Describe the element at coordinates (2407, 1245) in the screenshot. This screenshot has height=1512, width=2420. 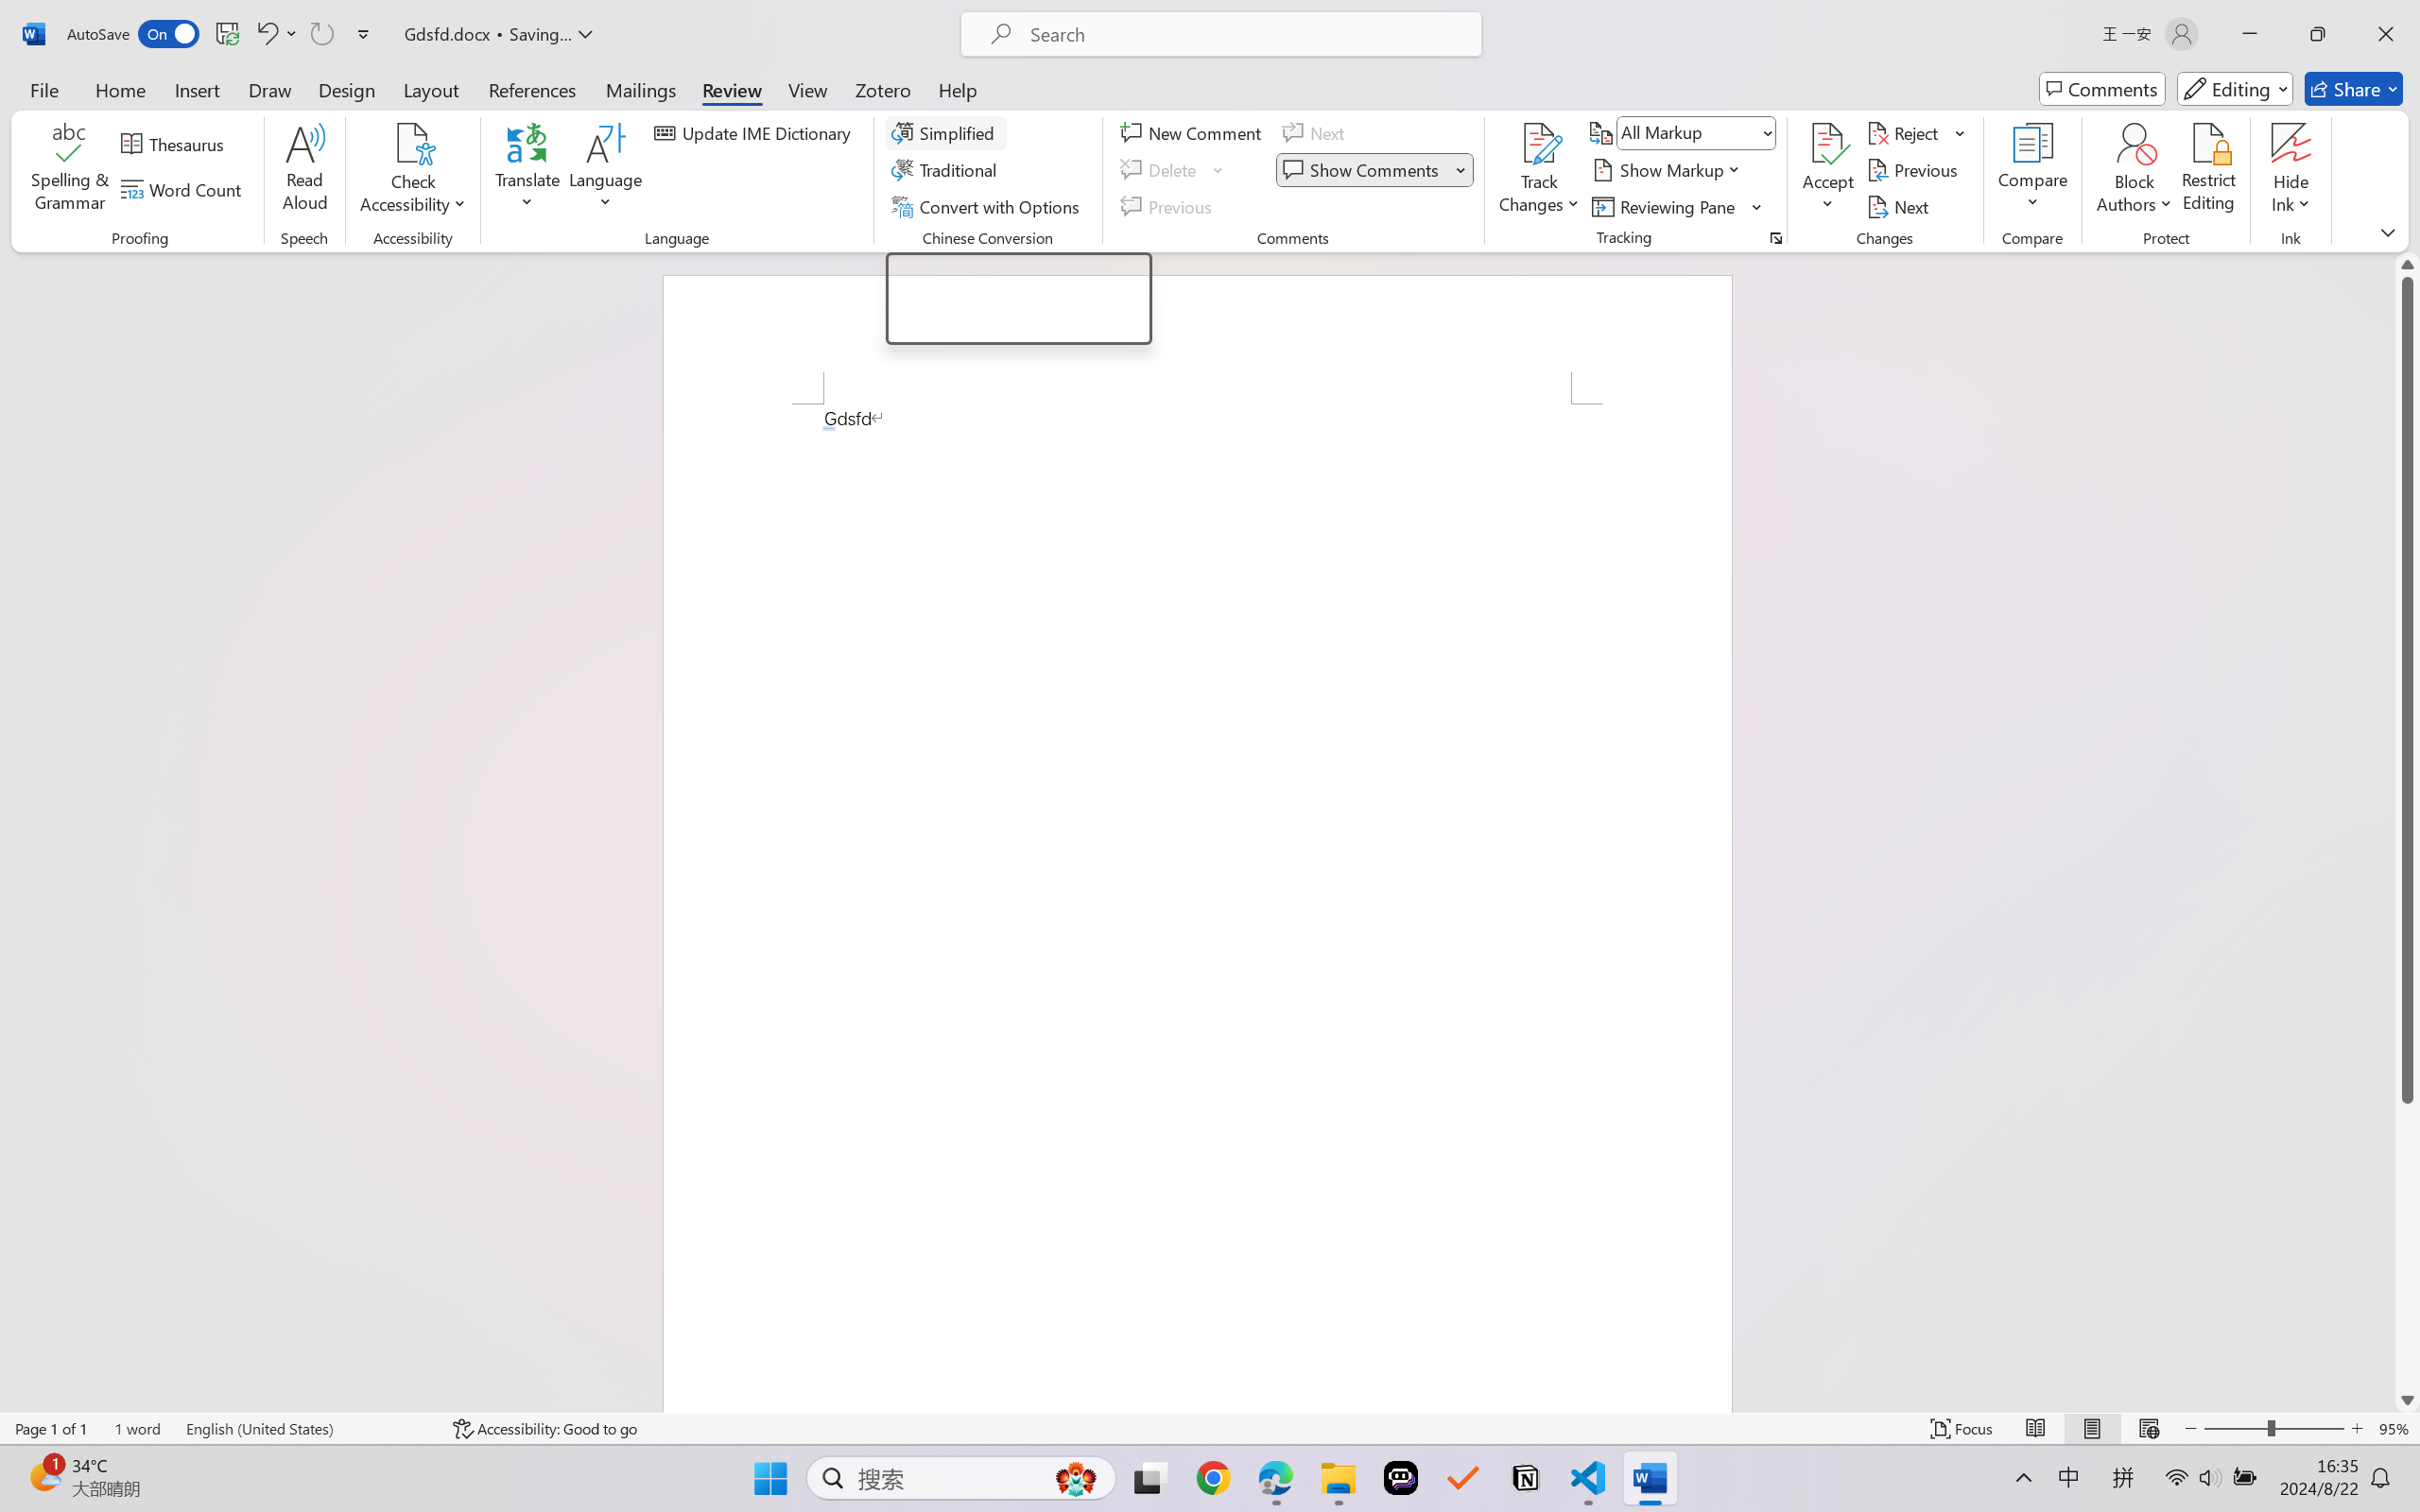
I see `'Page down'` at that location.